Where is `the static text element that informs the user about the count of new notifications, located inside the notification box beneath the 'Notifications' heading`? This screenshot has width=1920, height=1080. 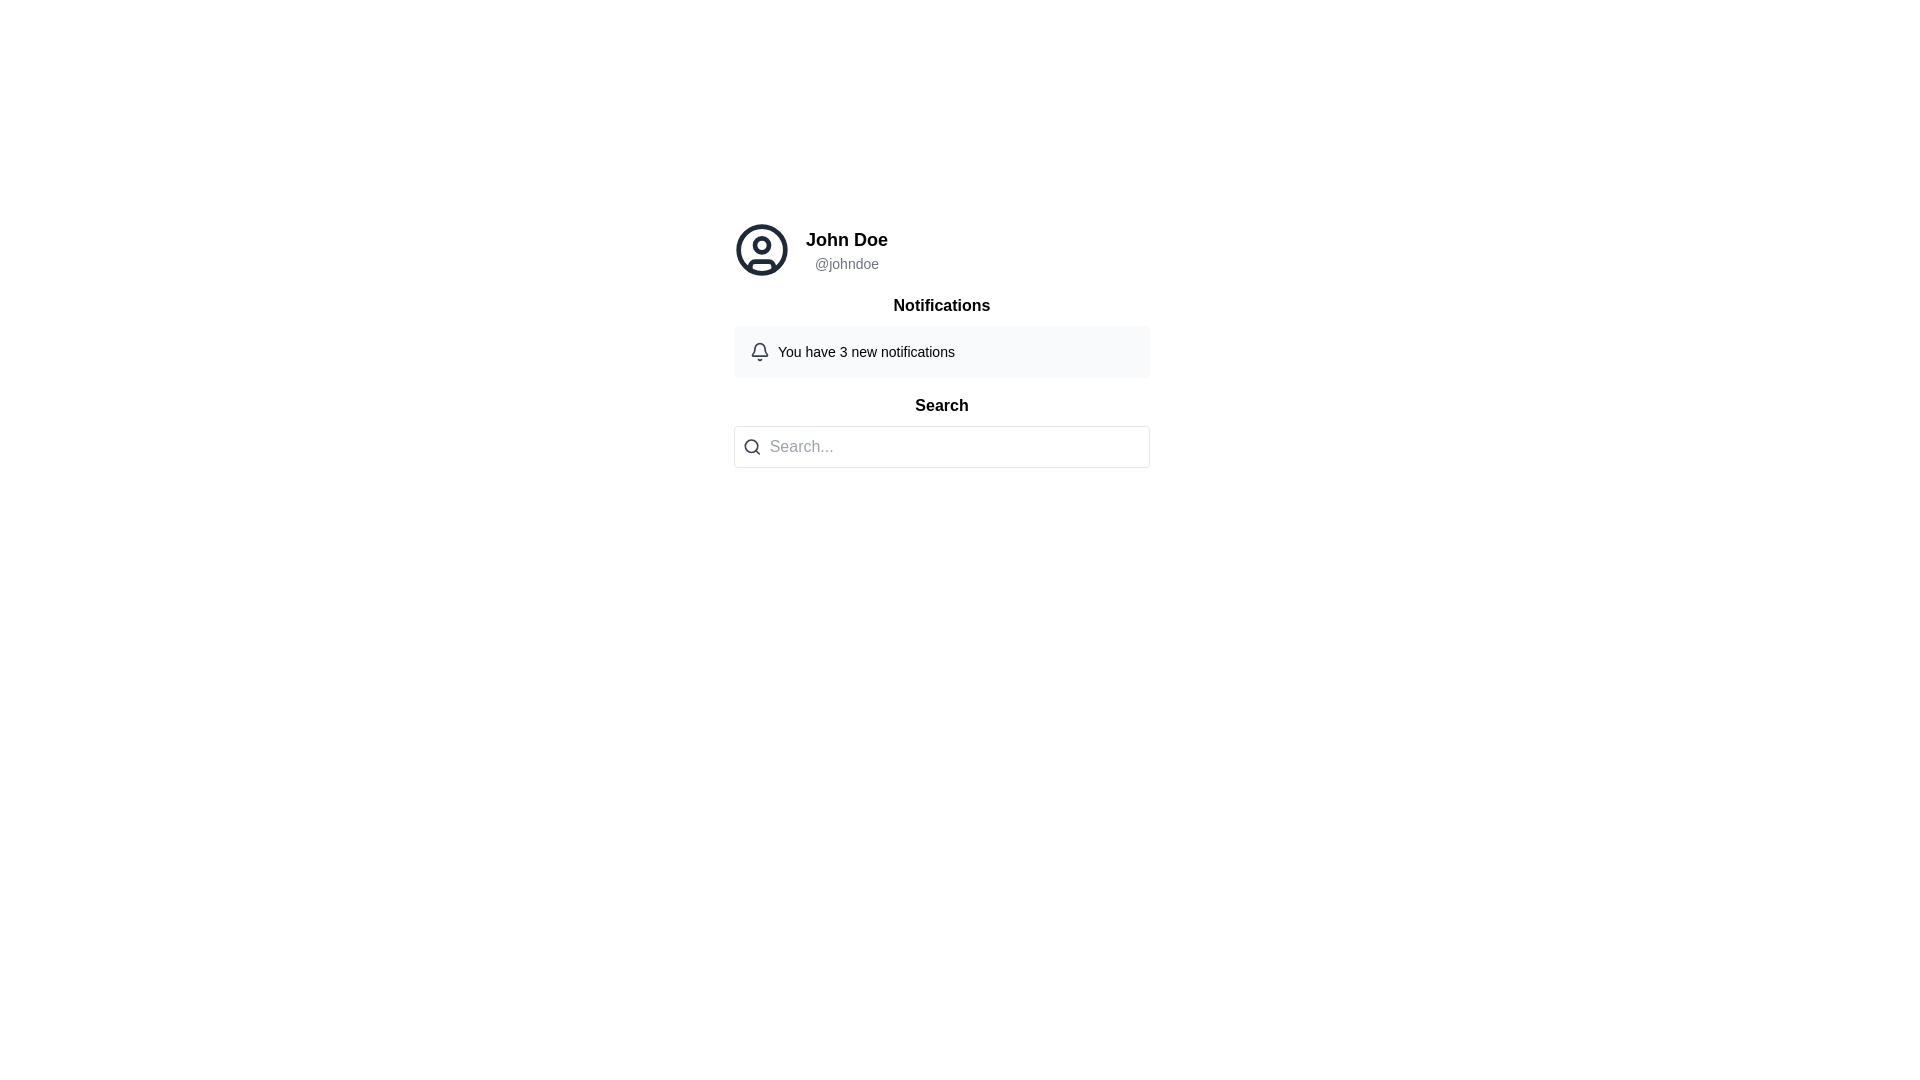
the static text element that informs the user about the count of new notifications, located inside the notification box beneath the 'Notifications' heading is located at coordinates (866, 350).